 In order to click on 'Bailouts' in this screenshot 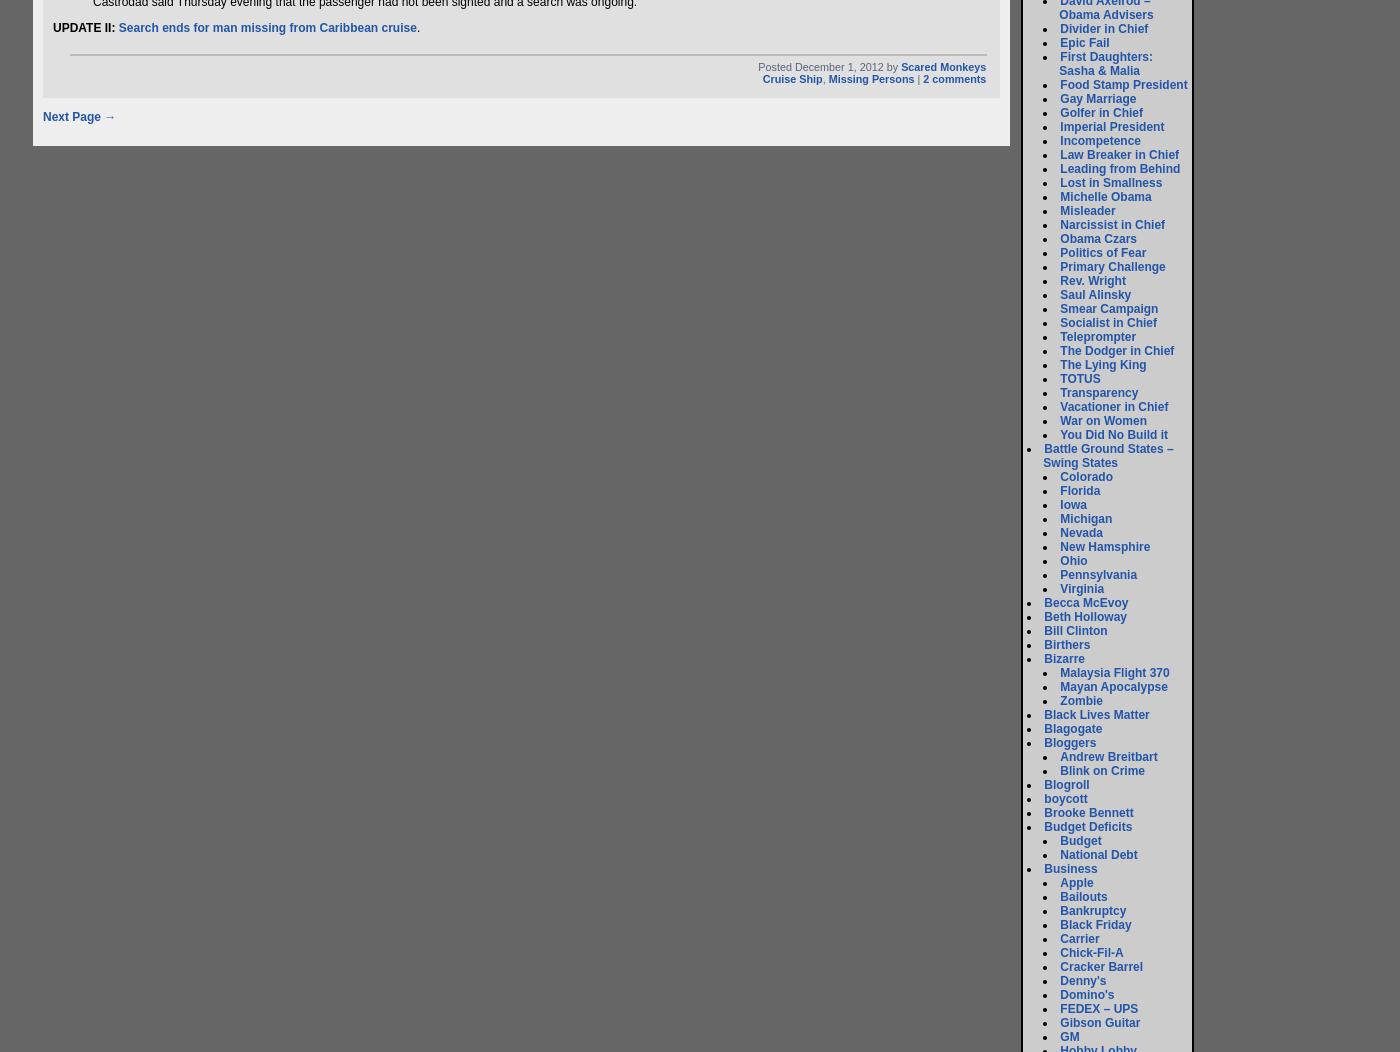, I will do `click(1083, 897)`.